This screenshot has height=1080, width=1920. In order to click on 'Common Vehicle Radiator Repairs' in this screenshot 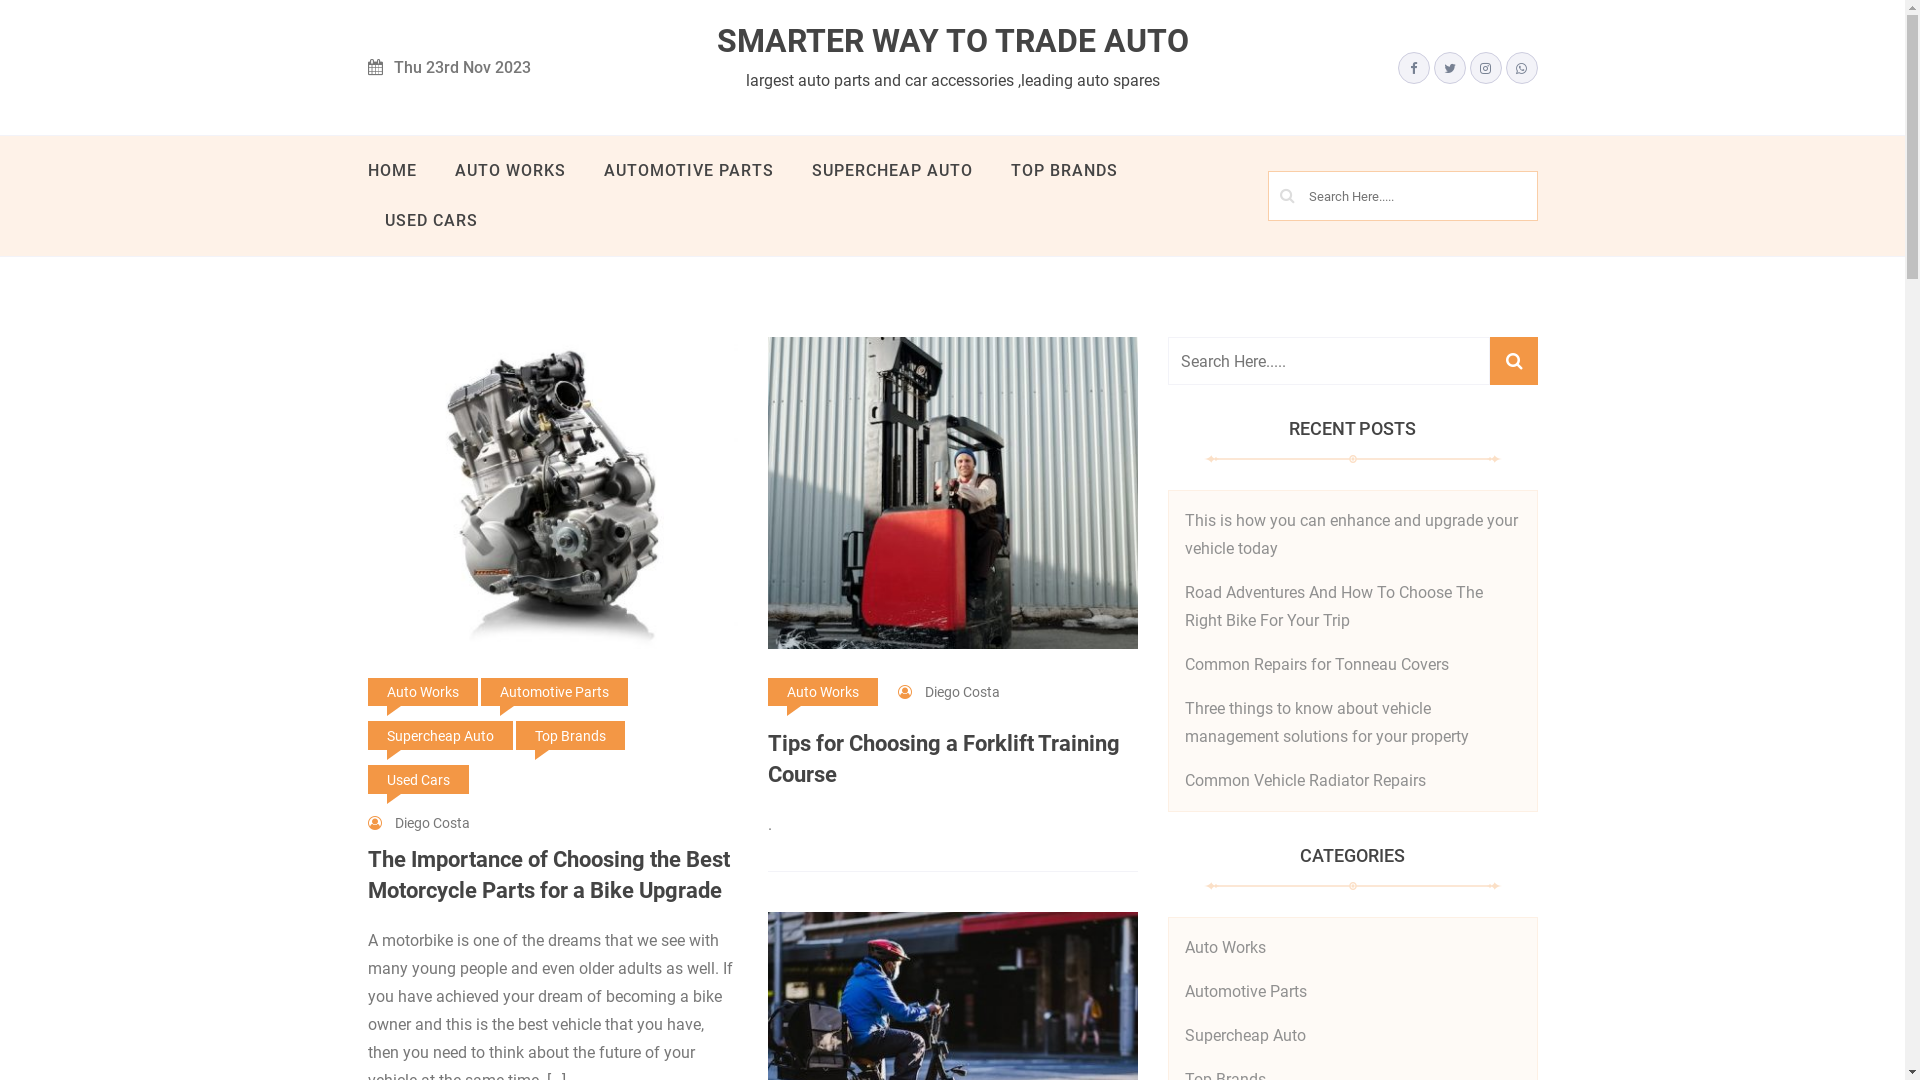, I will do `click(1184, 779)`.